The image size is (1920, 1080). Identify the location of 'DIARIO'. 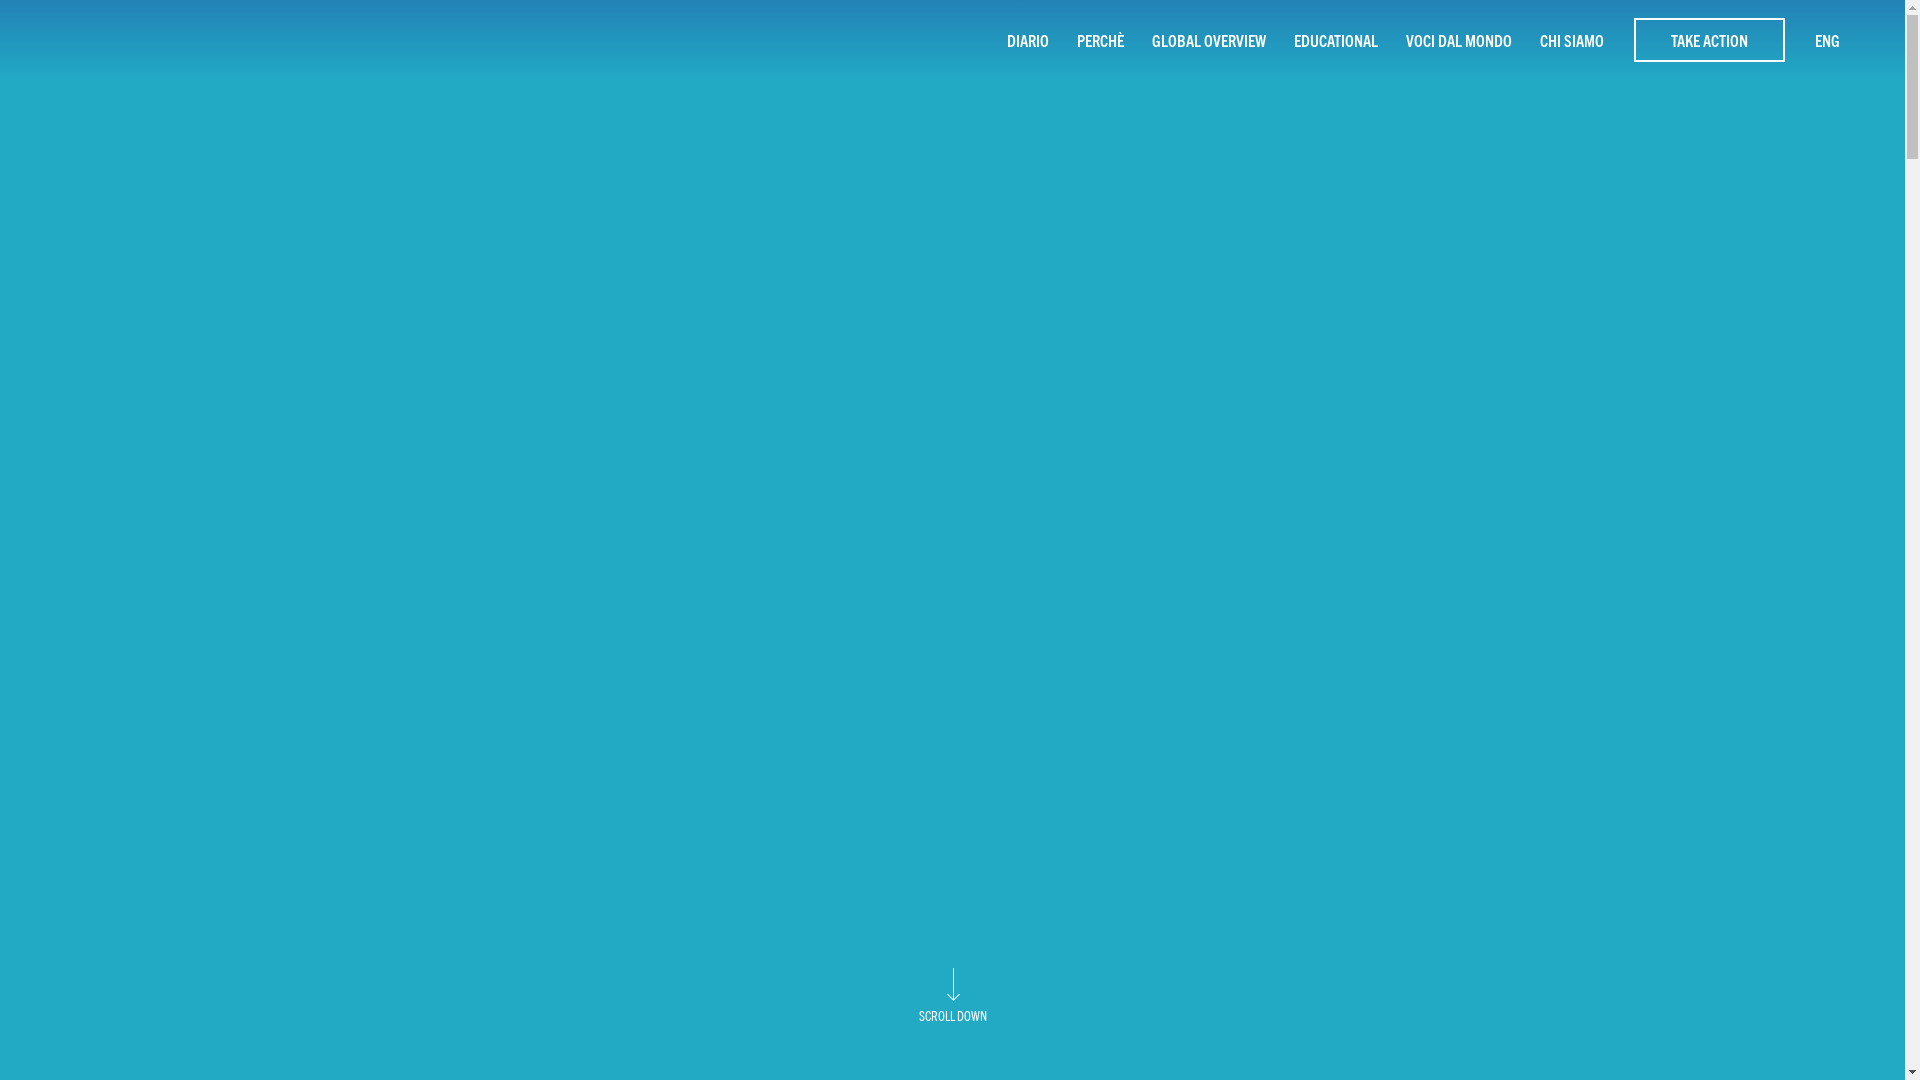
(1007, 39).